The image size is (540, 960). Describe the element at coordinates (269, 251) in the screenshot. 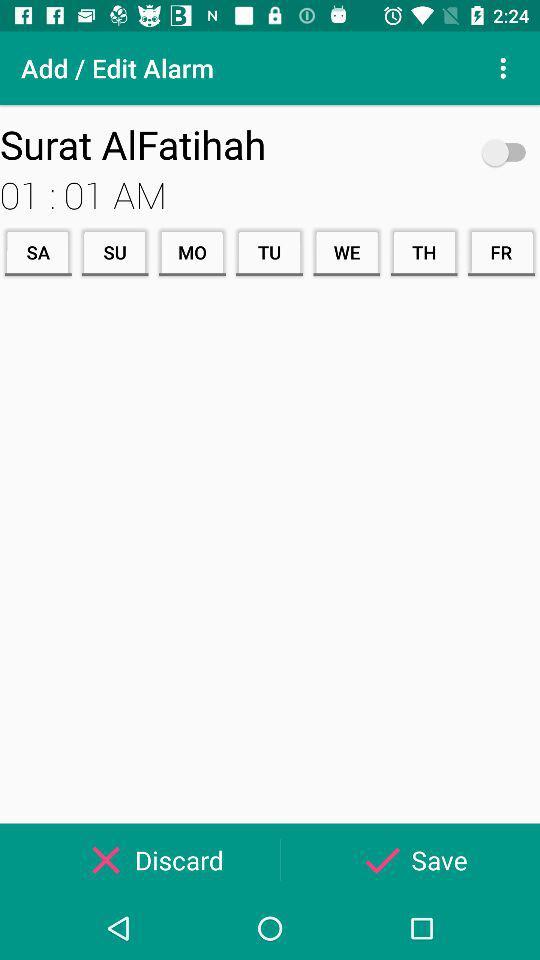

I see `the icon to the left of we icon` at that location.